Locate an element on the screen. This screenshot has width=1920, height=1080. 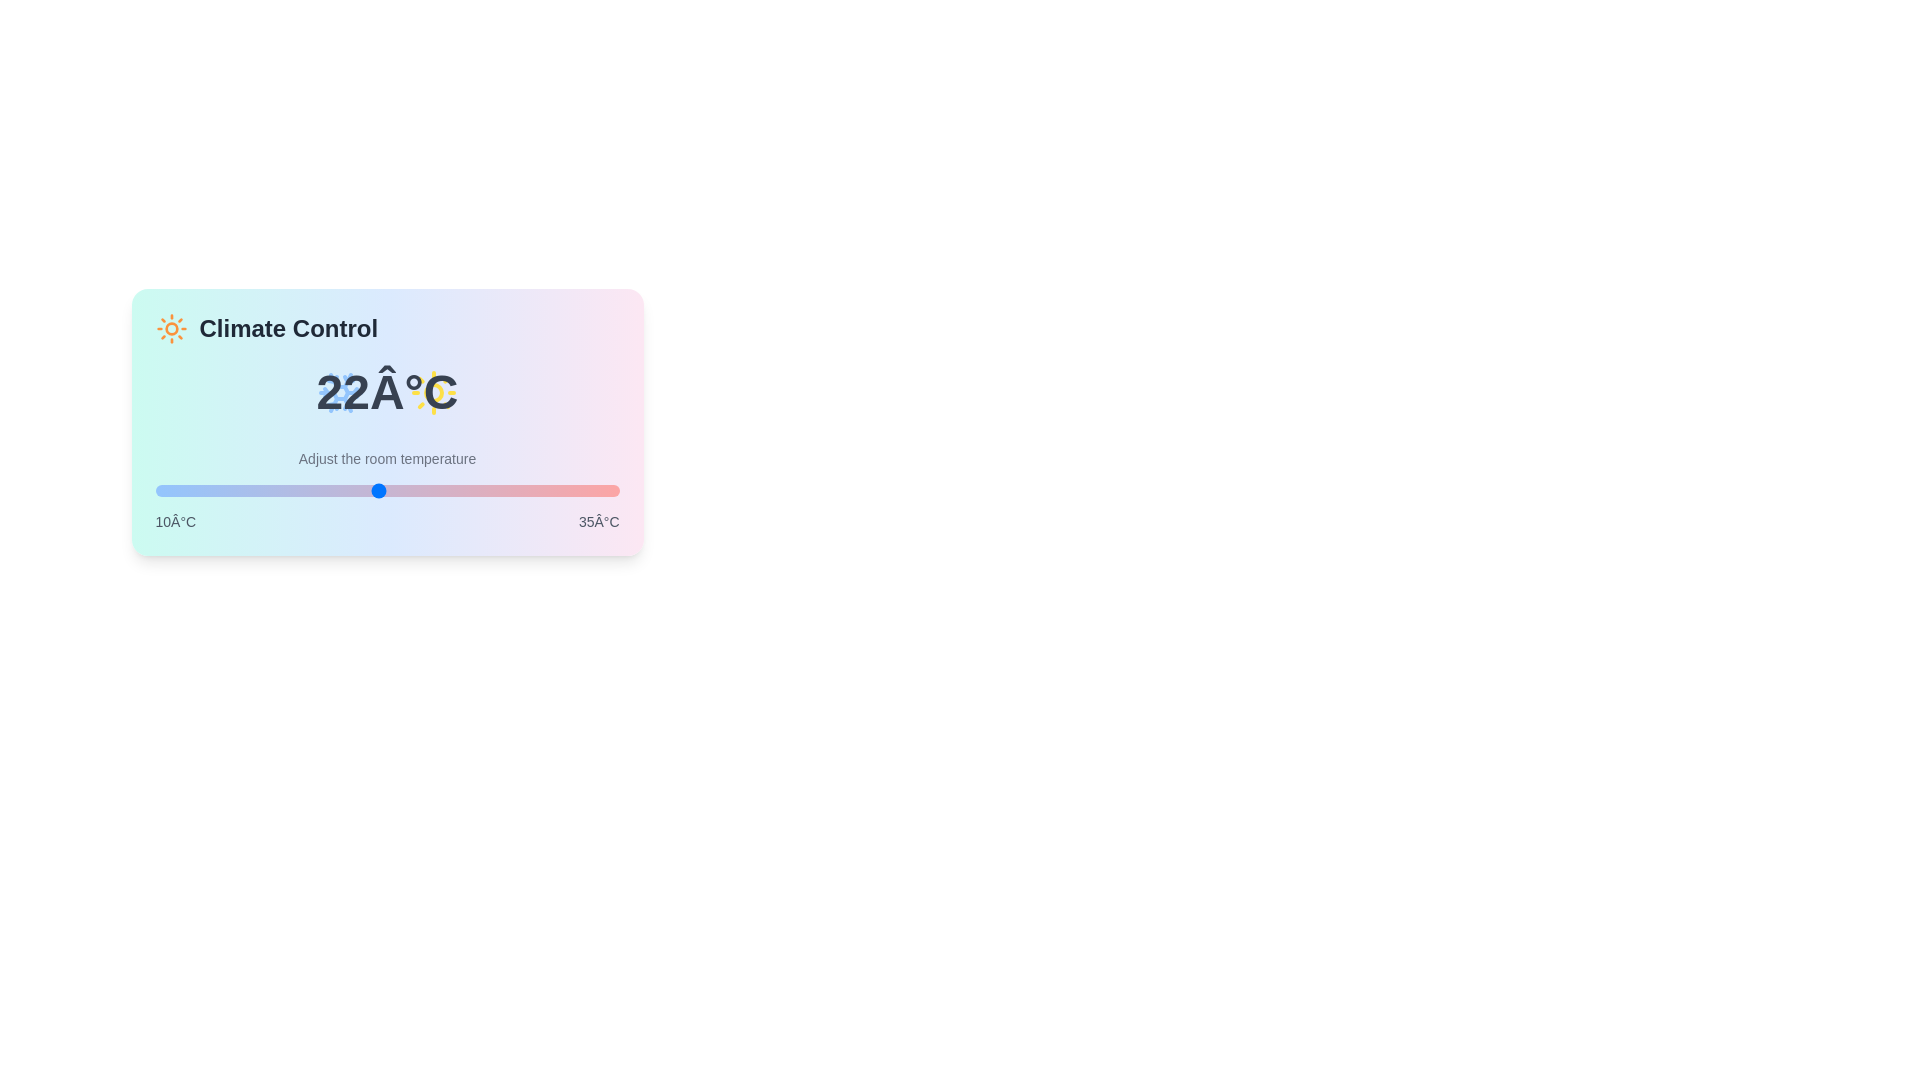
the temperature slider to 21 degrees Celsius is located at coordinates (359, 490).